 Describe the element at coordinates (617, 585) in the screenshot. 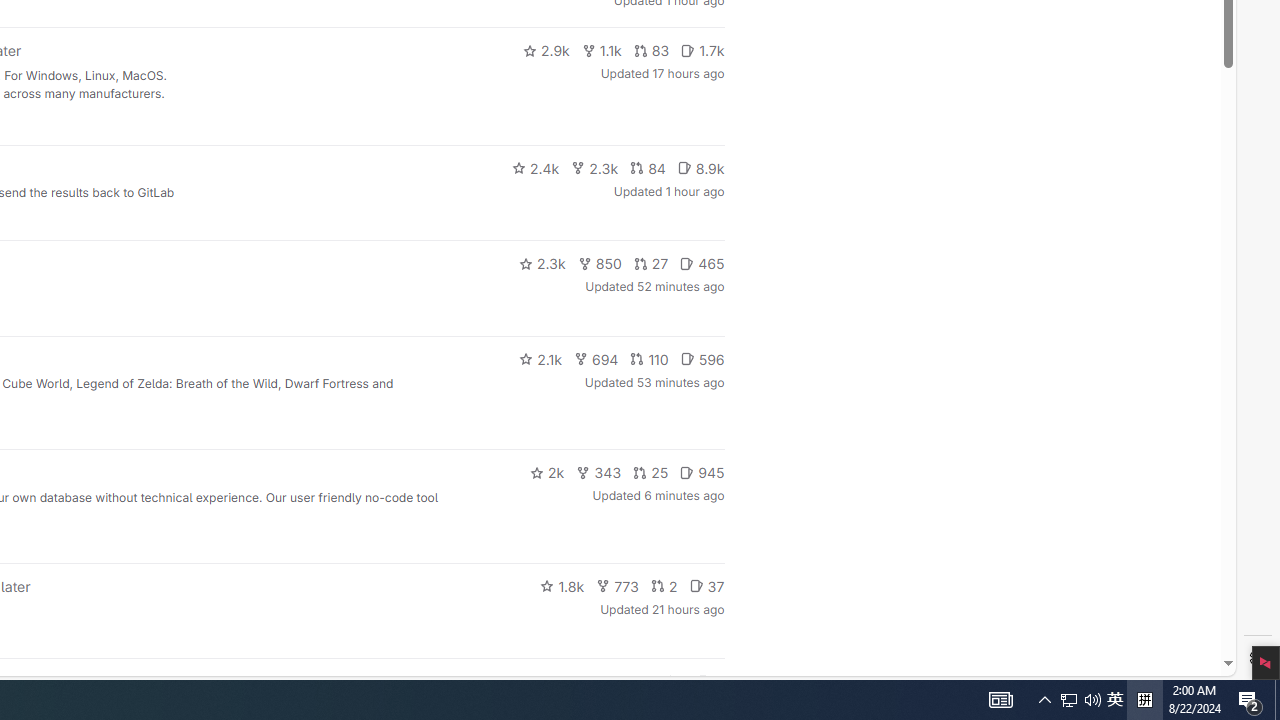

I see `'773'` at that location.